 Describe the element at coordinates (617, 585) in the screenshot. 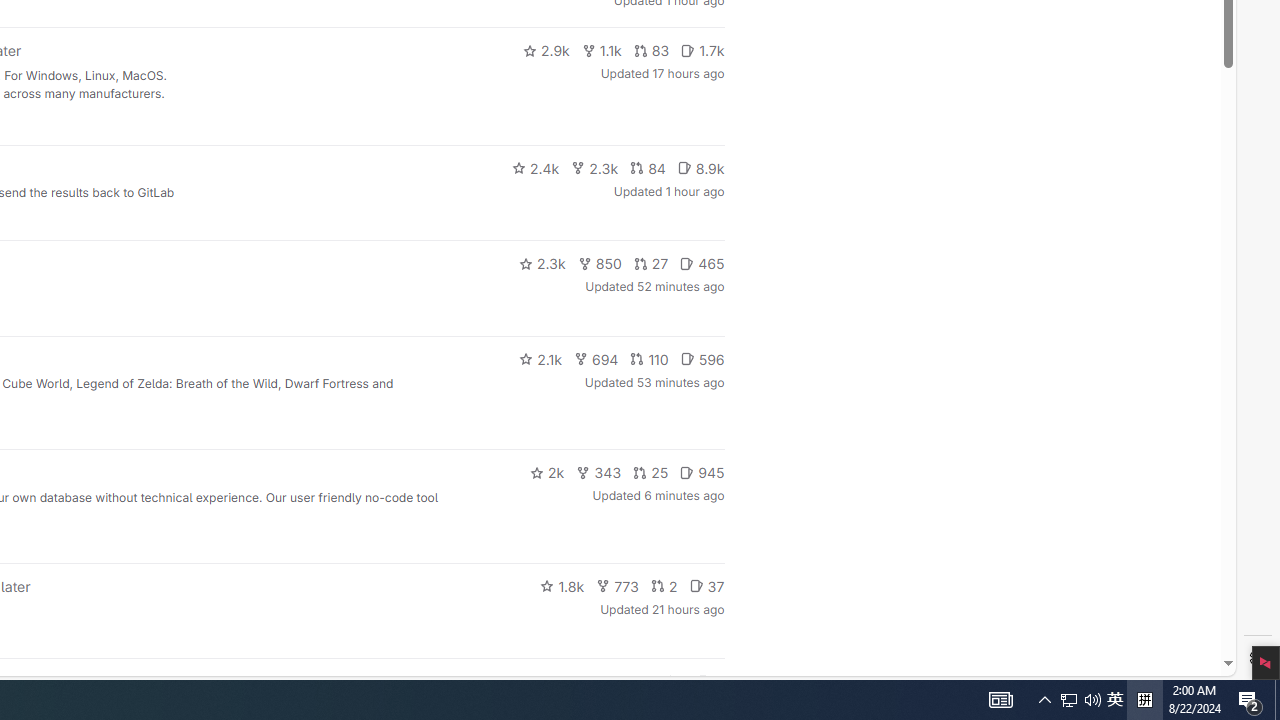

I see `'773'` at that location.